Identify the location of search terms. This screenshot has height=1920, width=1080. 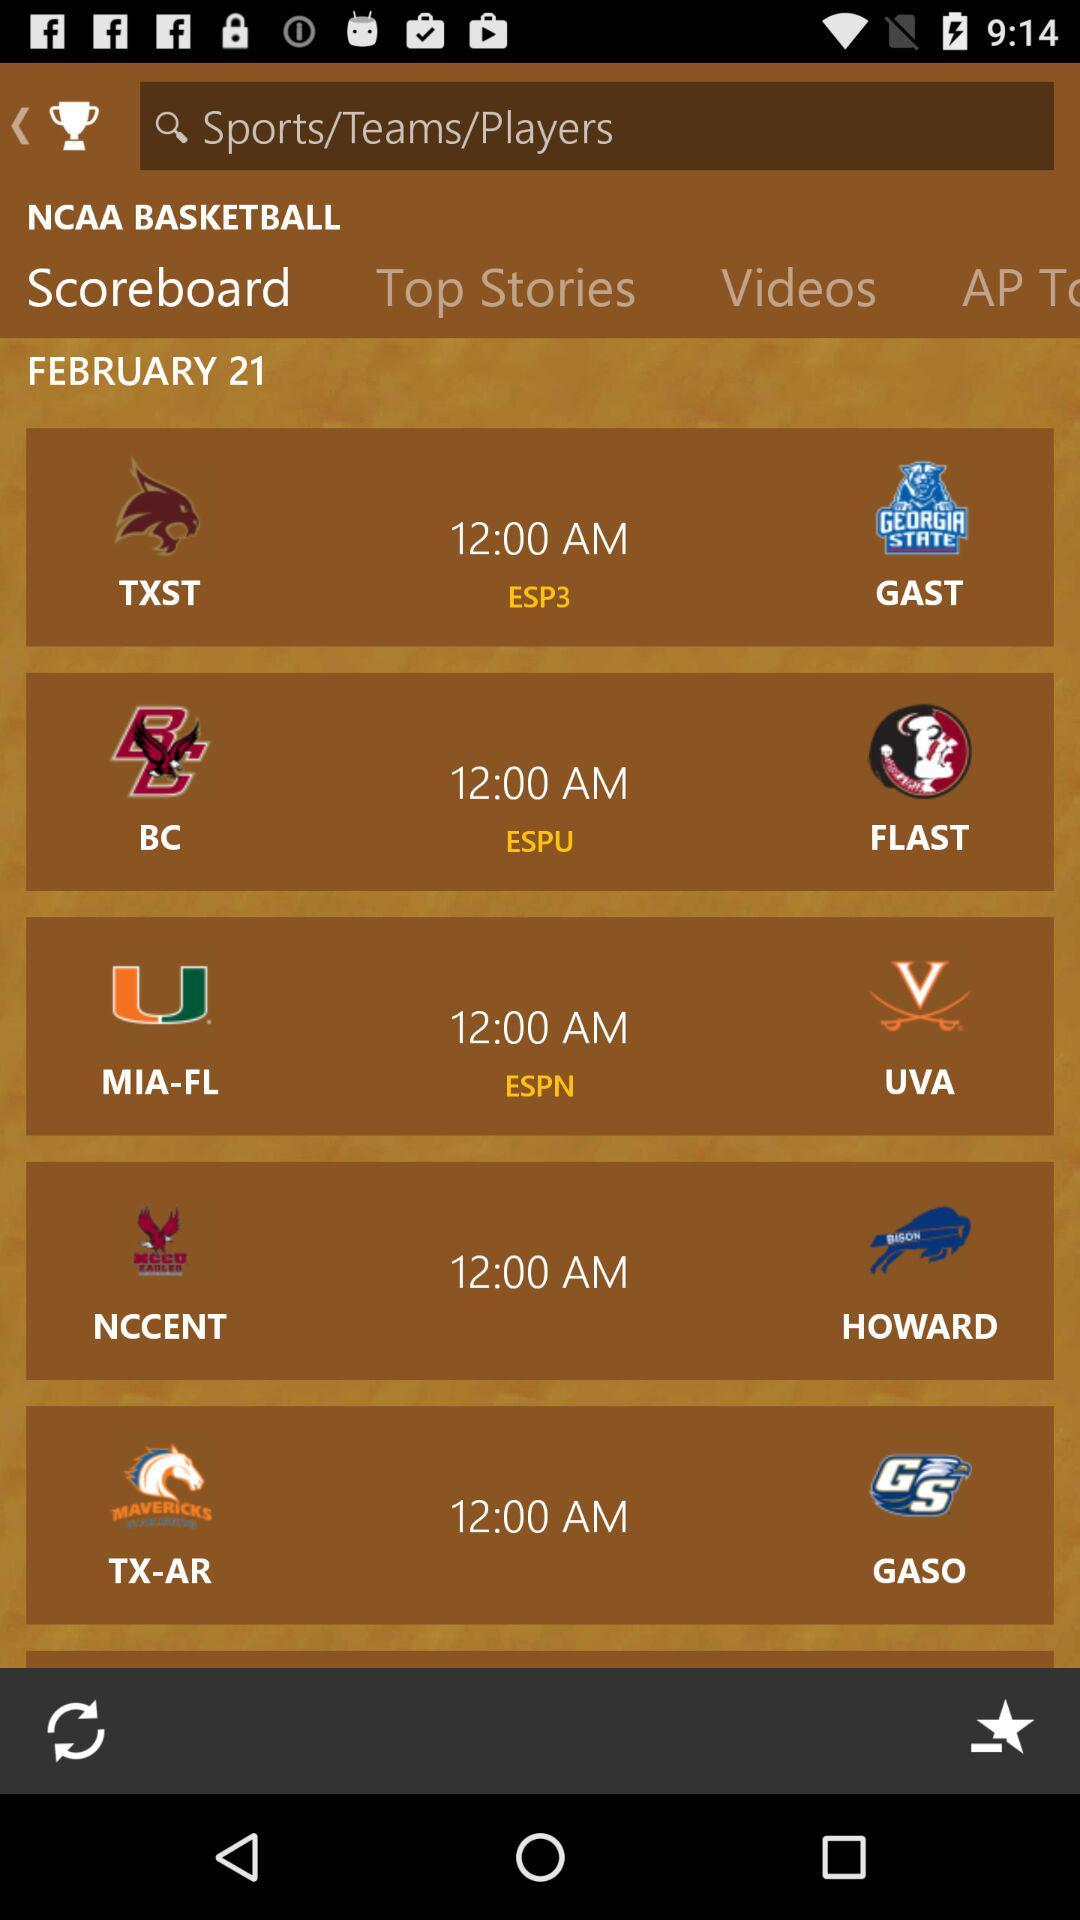
(596, 124).